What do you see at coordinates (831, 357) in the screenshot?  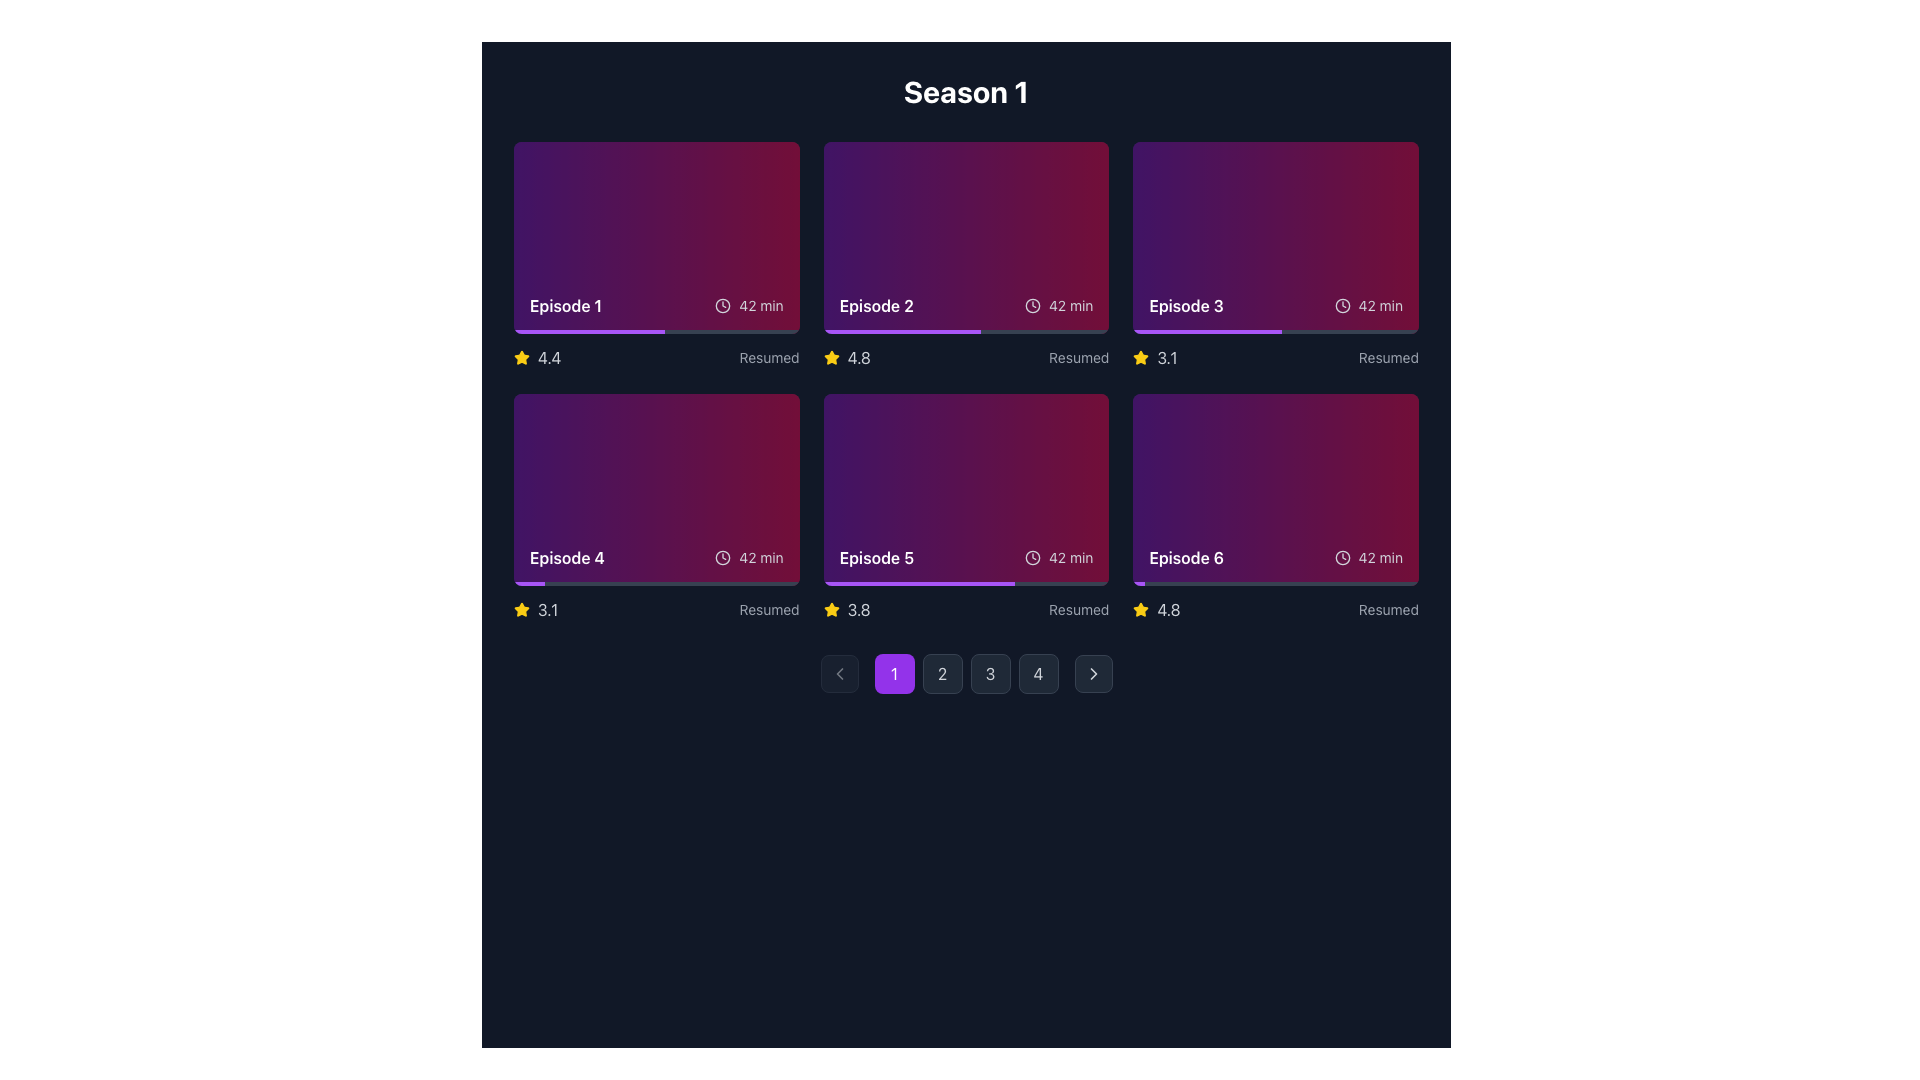 I see `the yellow star-shaped icon with a filled appearance located in the second row of the grid layout, directly to the left of the rating number '4.8'` at bounding box center [831, 357].